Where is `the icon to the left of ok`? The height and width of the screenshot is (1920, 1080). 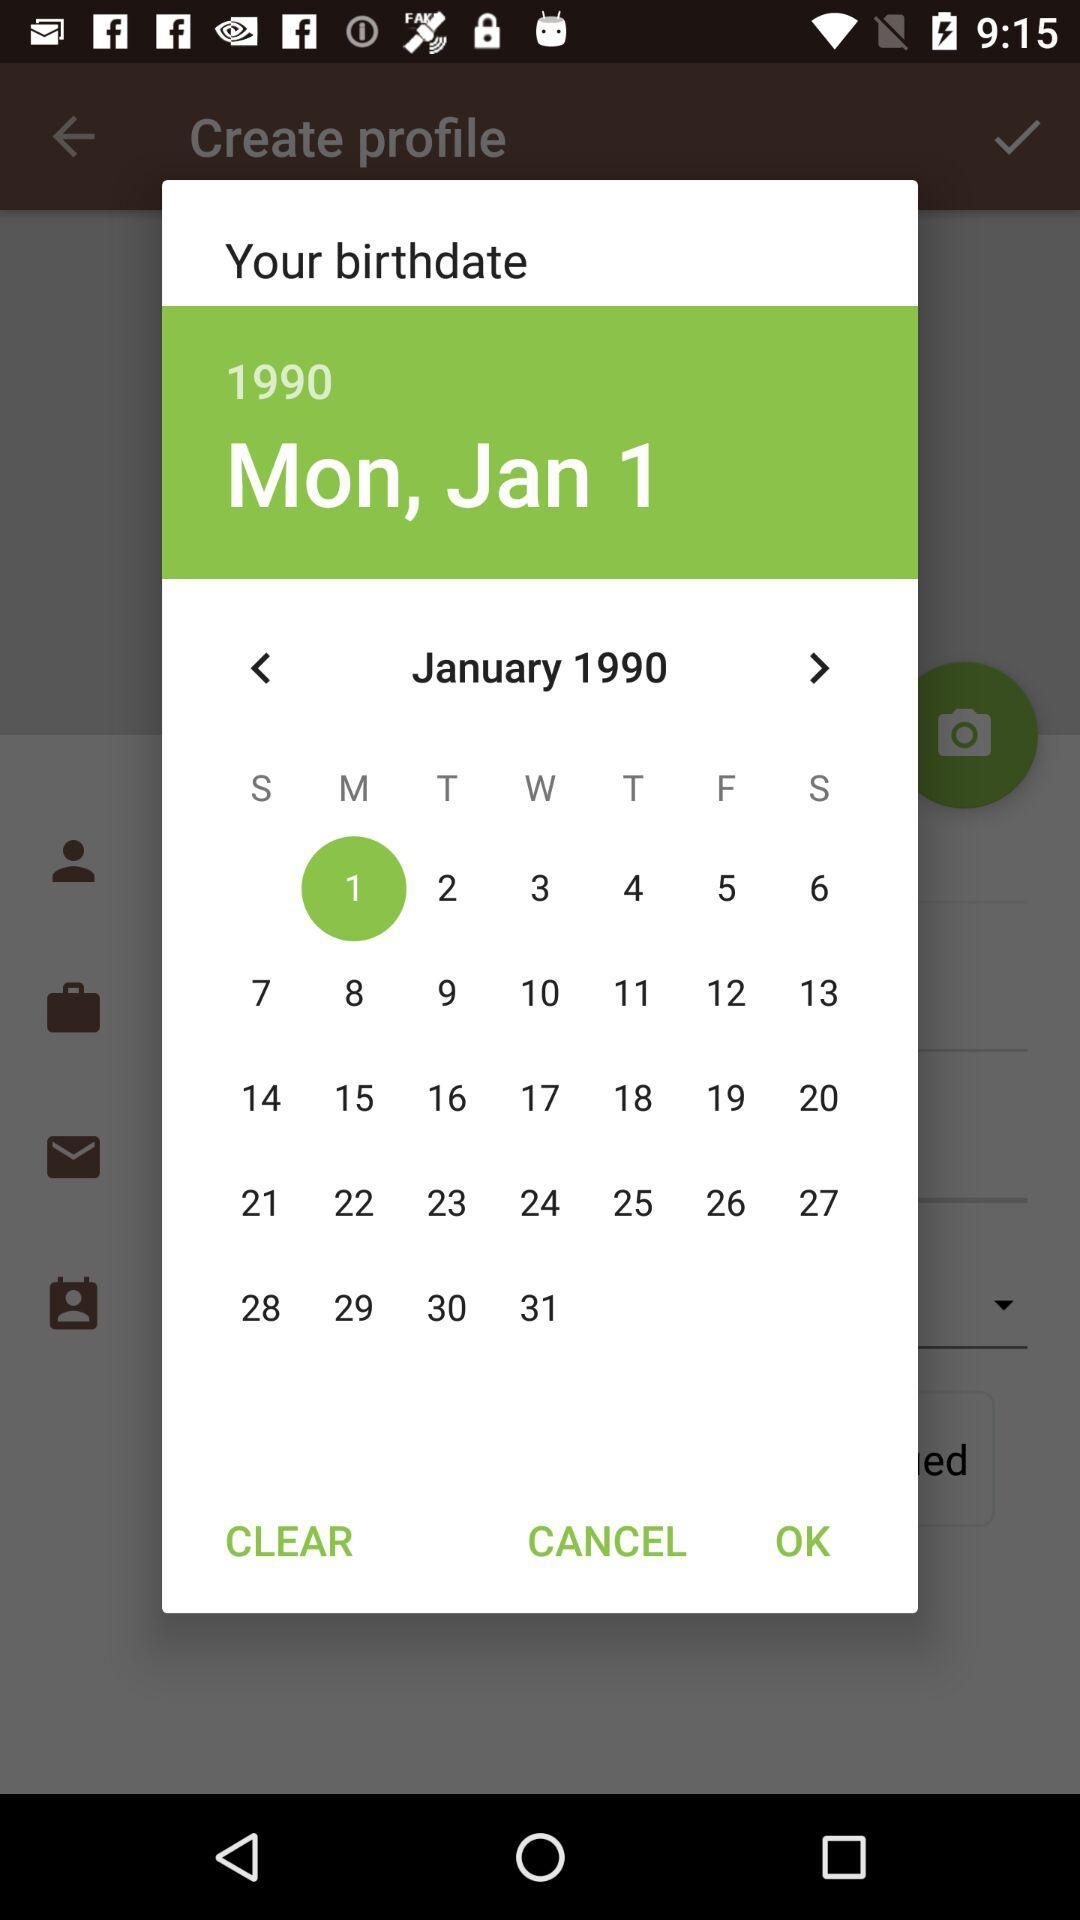
the icon to the left of ok is located at coordinates (606, 1538).